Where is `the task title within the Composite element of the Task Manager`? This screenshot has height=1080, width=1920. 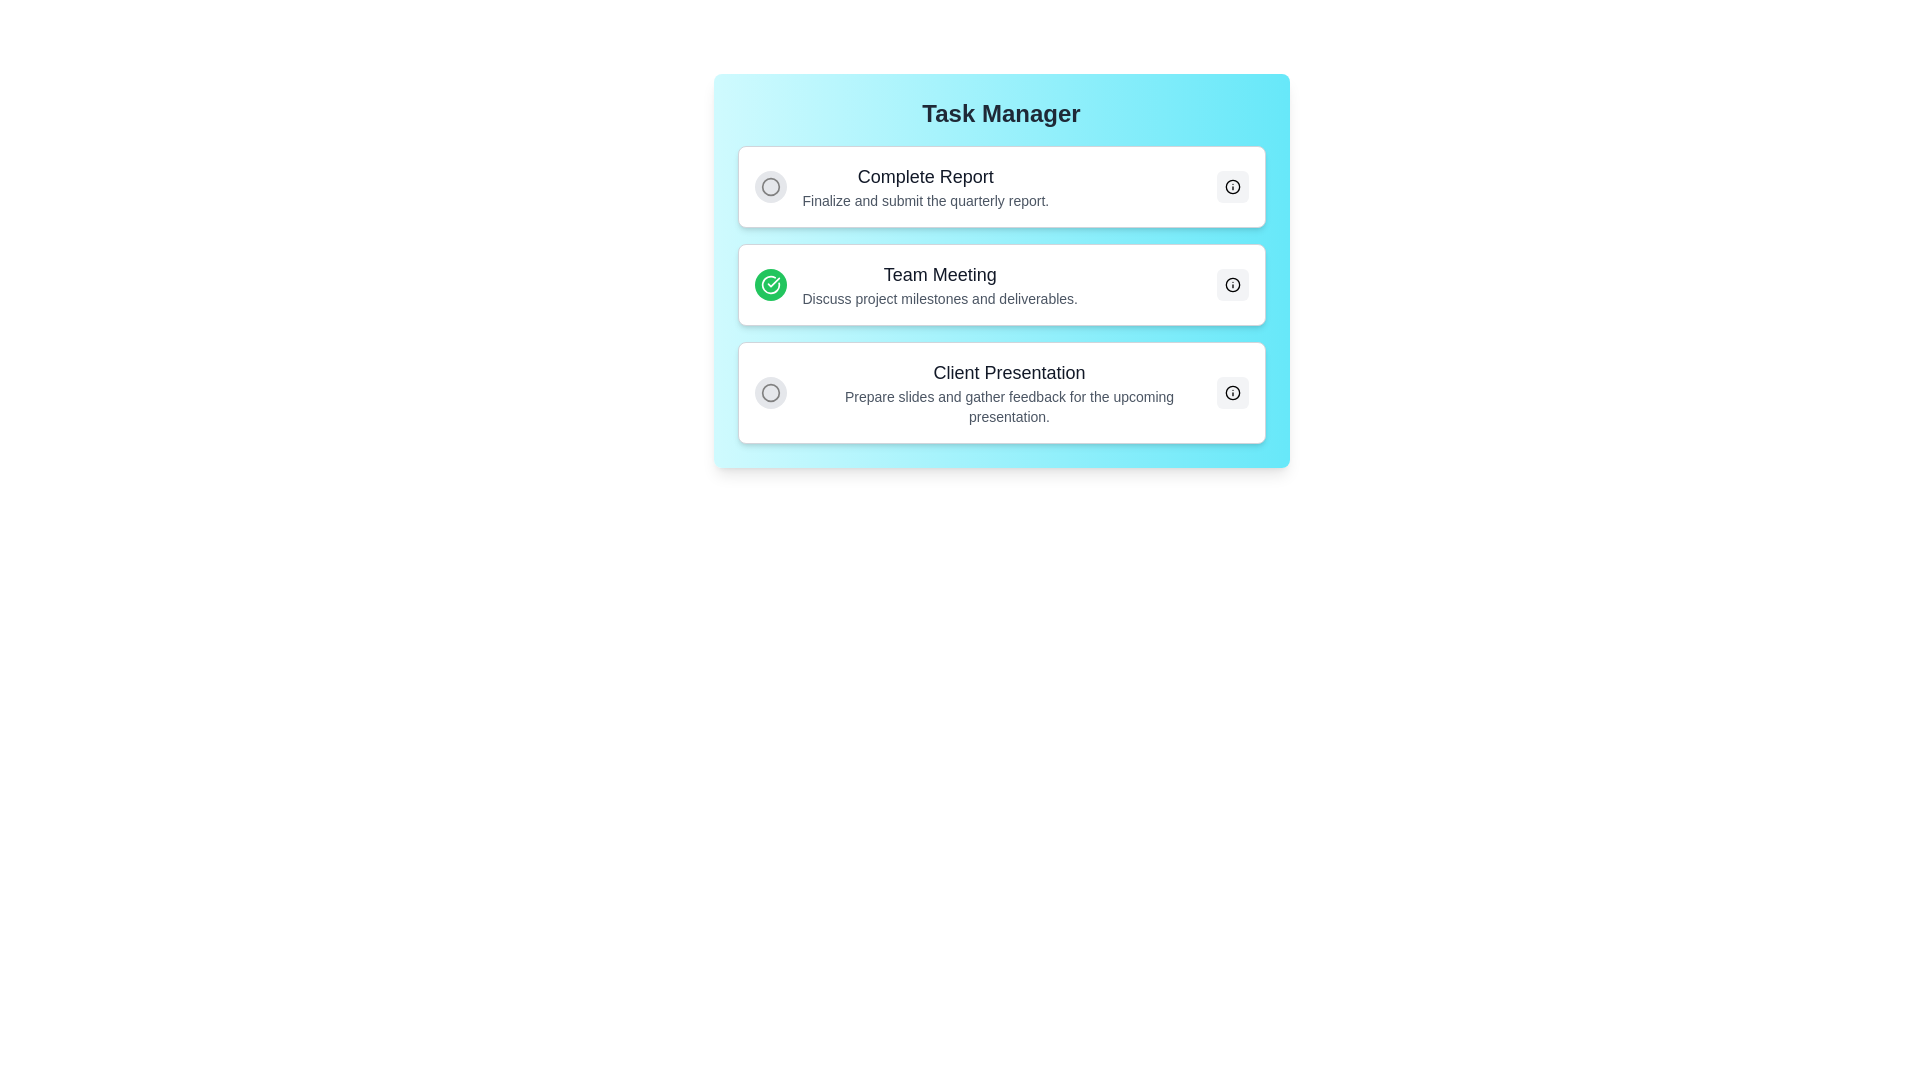 the task title within the Composite element of the Task Manager is located at coordinates (1001, 294).